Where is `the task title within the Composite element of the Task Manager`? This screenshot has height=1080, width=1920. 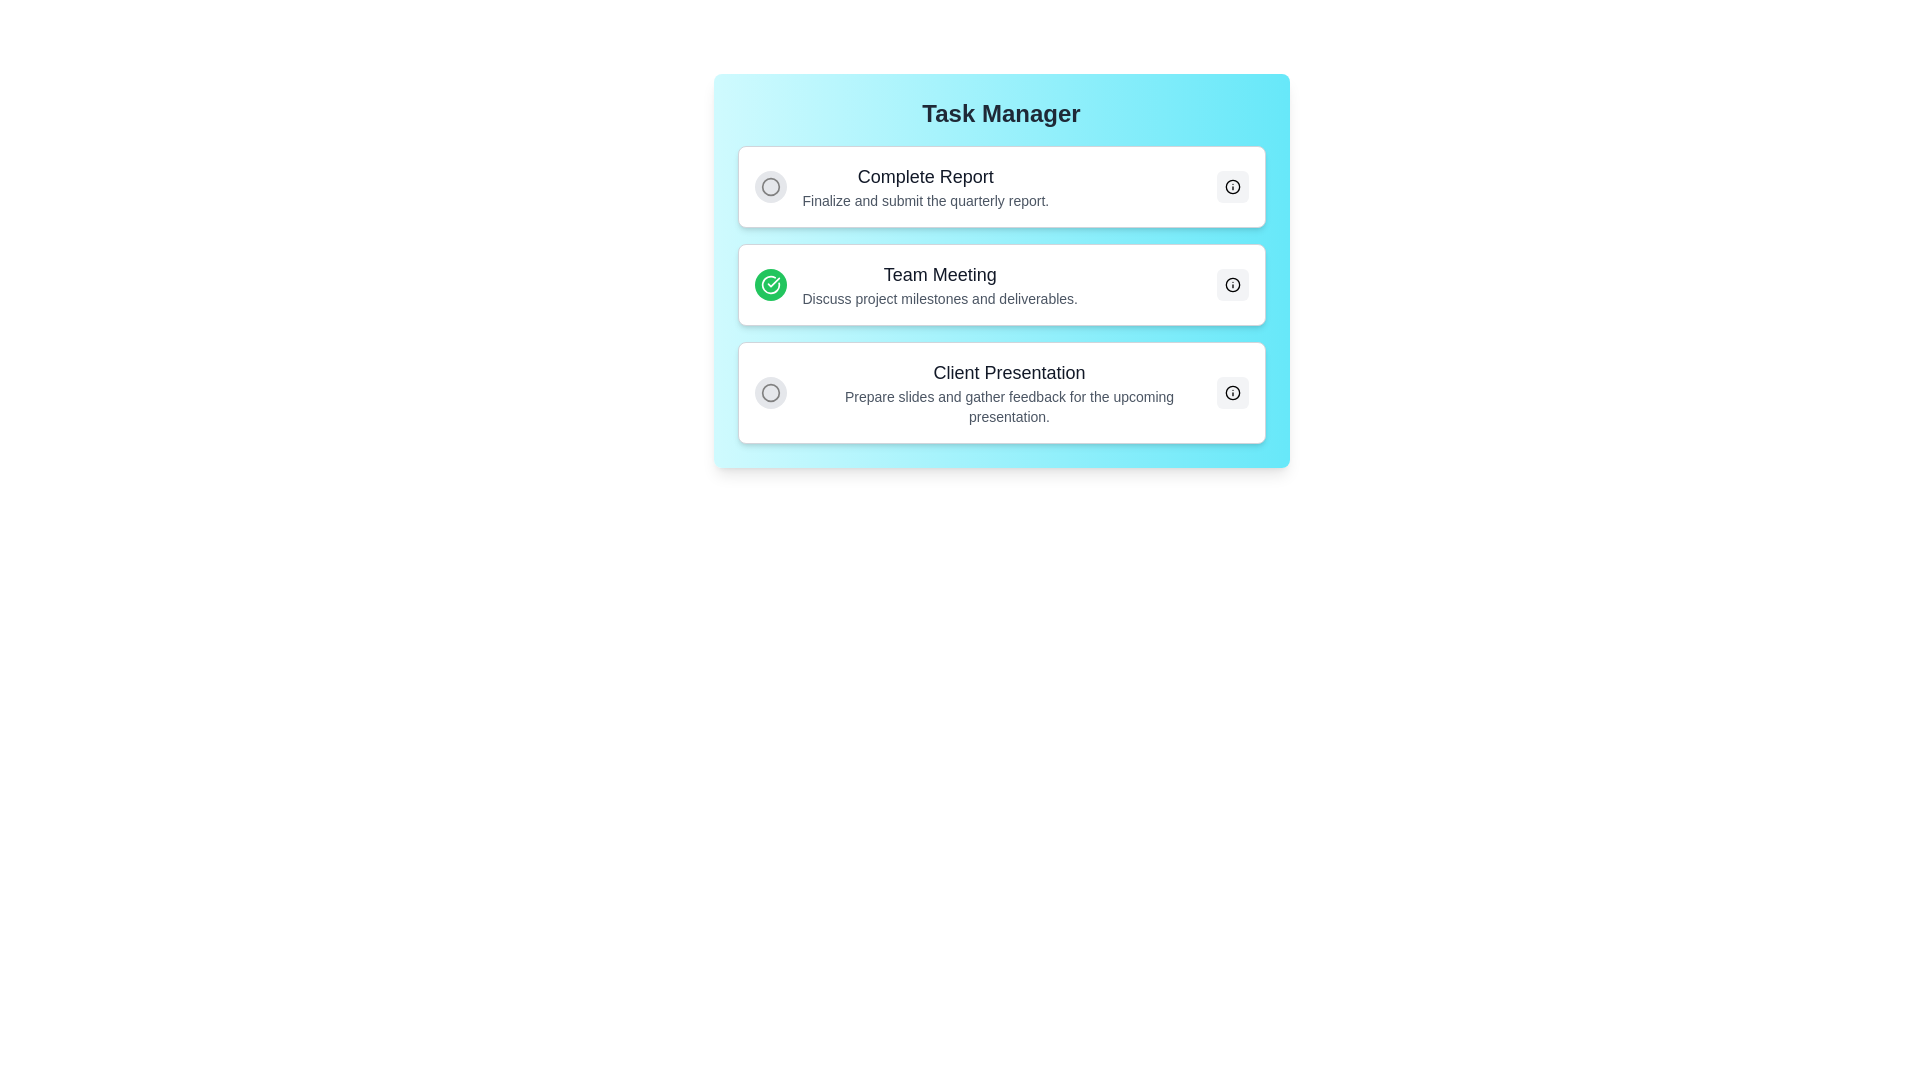 the task title within the Composite element of the Task Manager is located at coordinates (1001, 294).